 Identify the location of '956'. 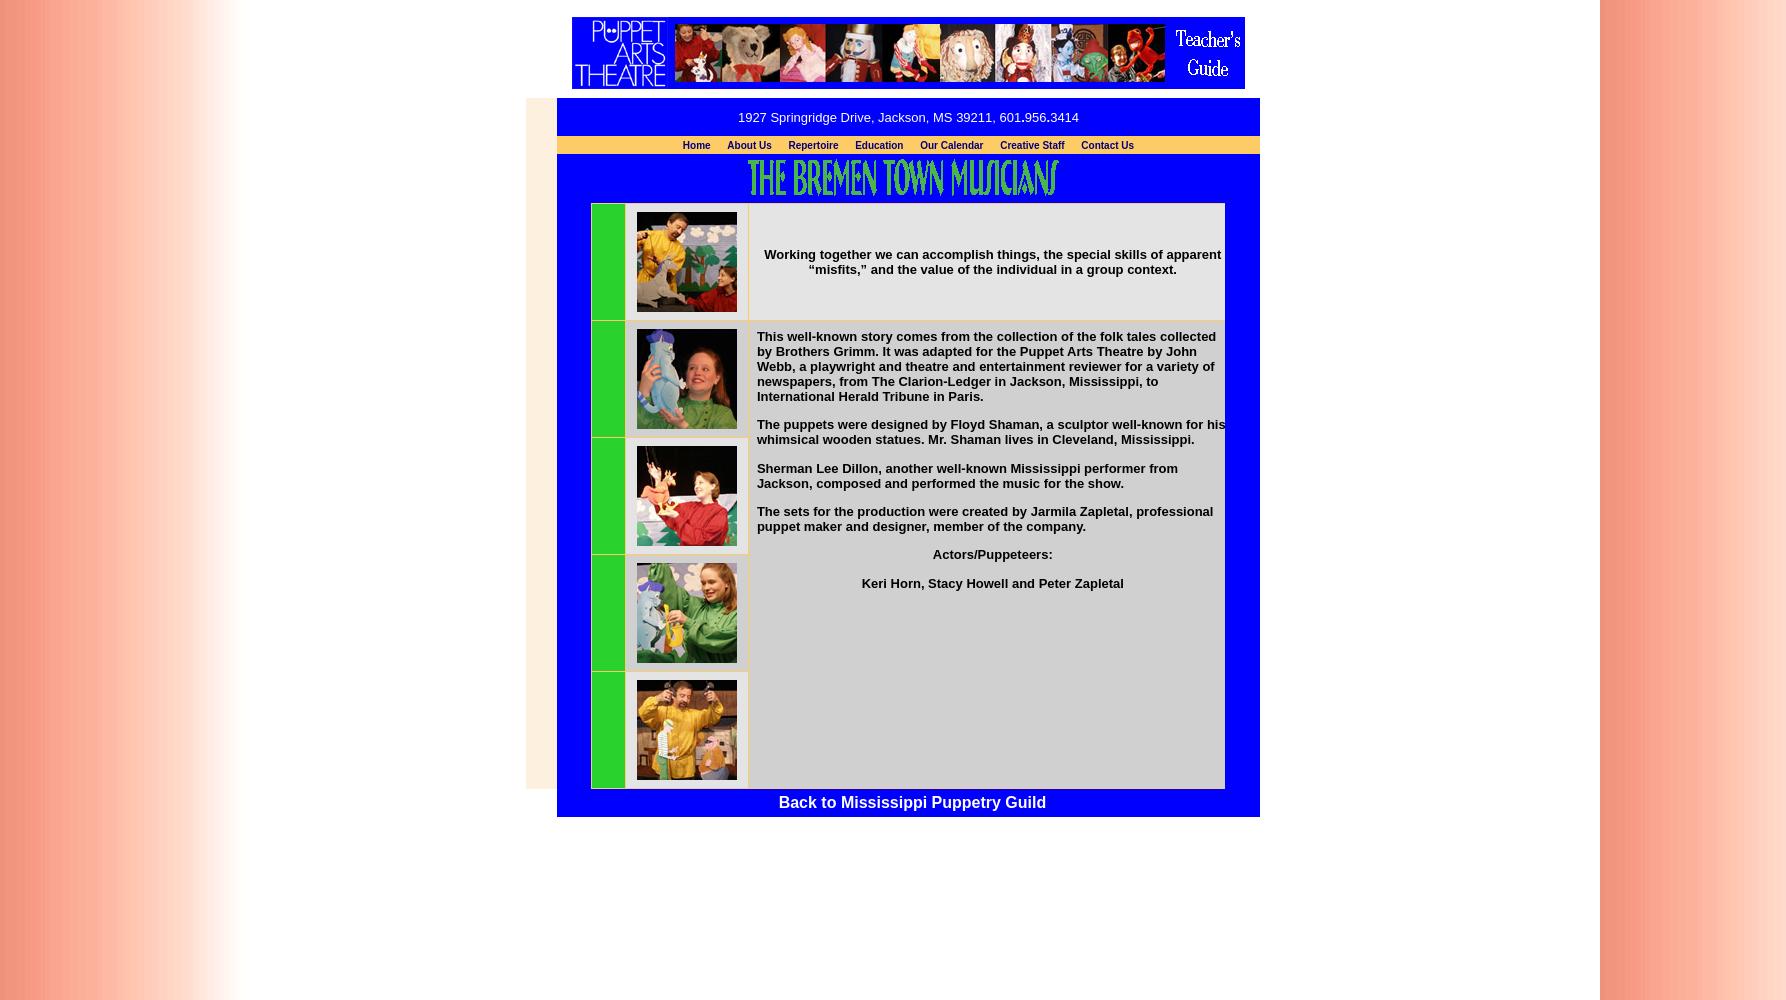
(1034, 115).